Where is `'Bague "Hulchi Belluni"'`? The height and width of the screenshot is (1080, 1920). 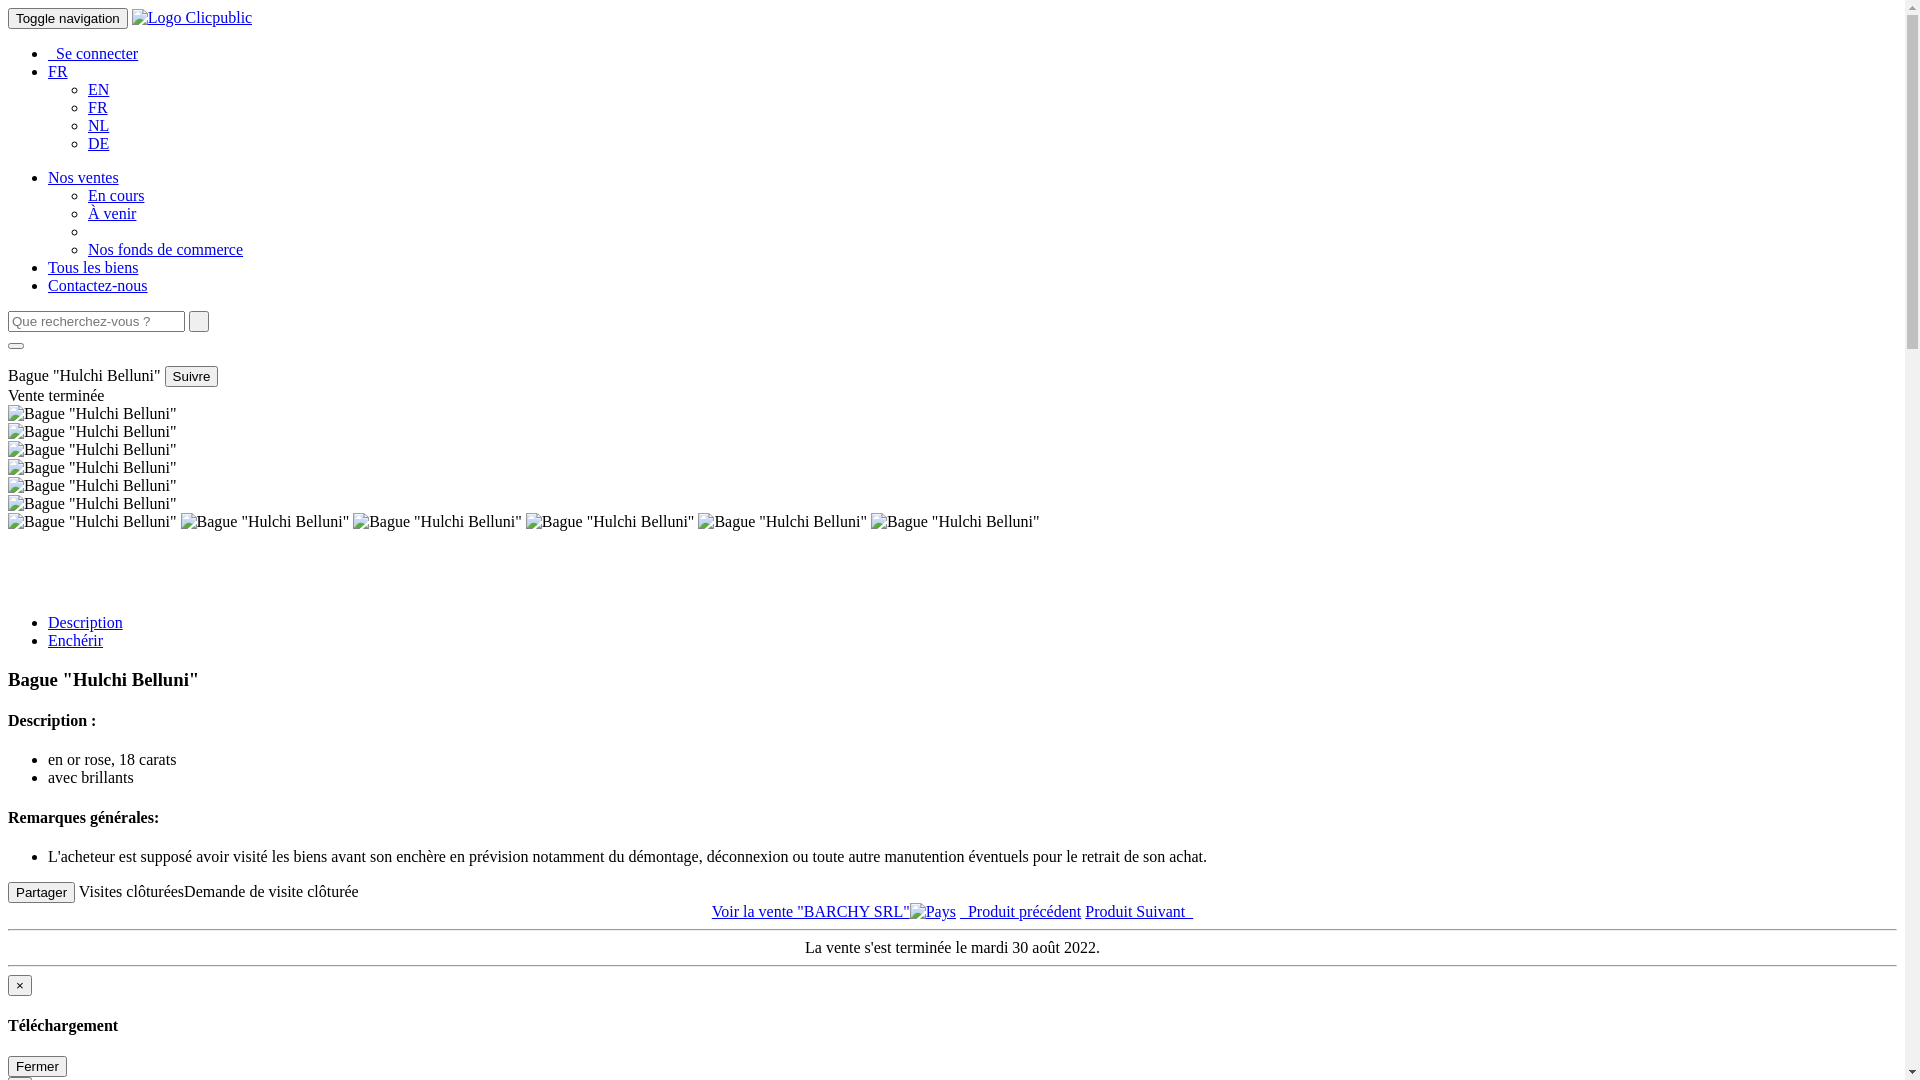 'Bague "Hulchi Belluni"' is located at coordinates (609, 520).